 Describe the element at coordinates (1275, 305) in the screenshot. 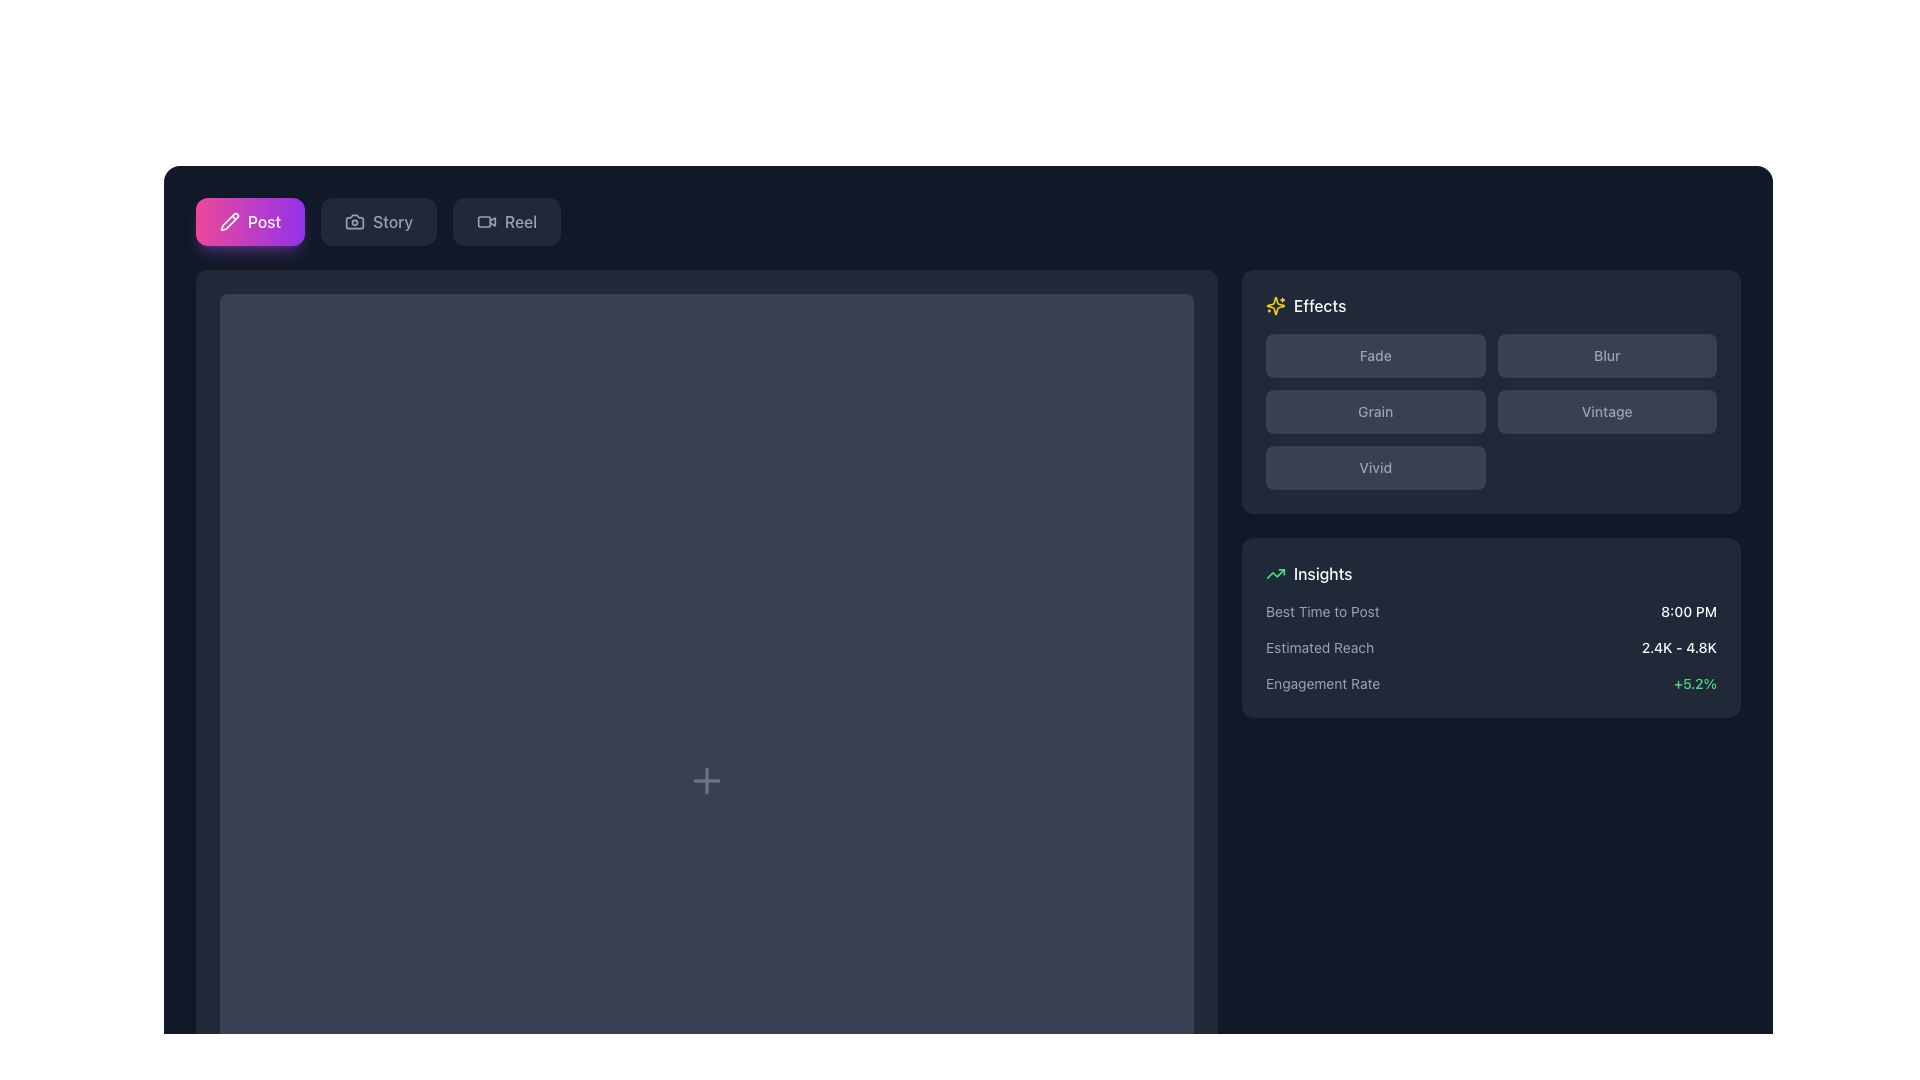

I see `the starburst icon located in the 'Effects' panel` at that location.